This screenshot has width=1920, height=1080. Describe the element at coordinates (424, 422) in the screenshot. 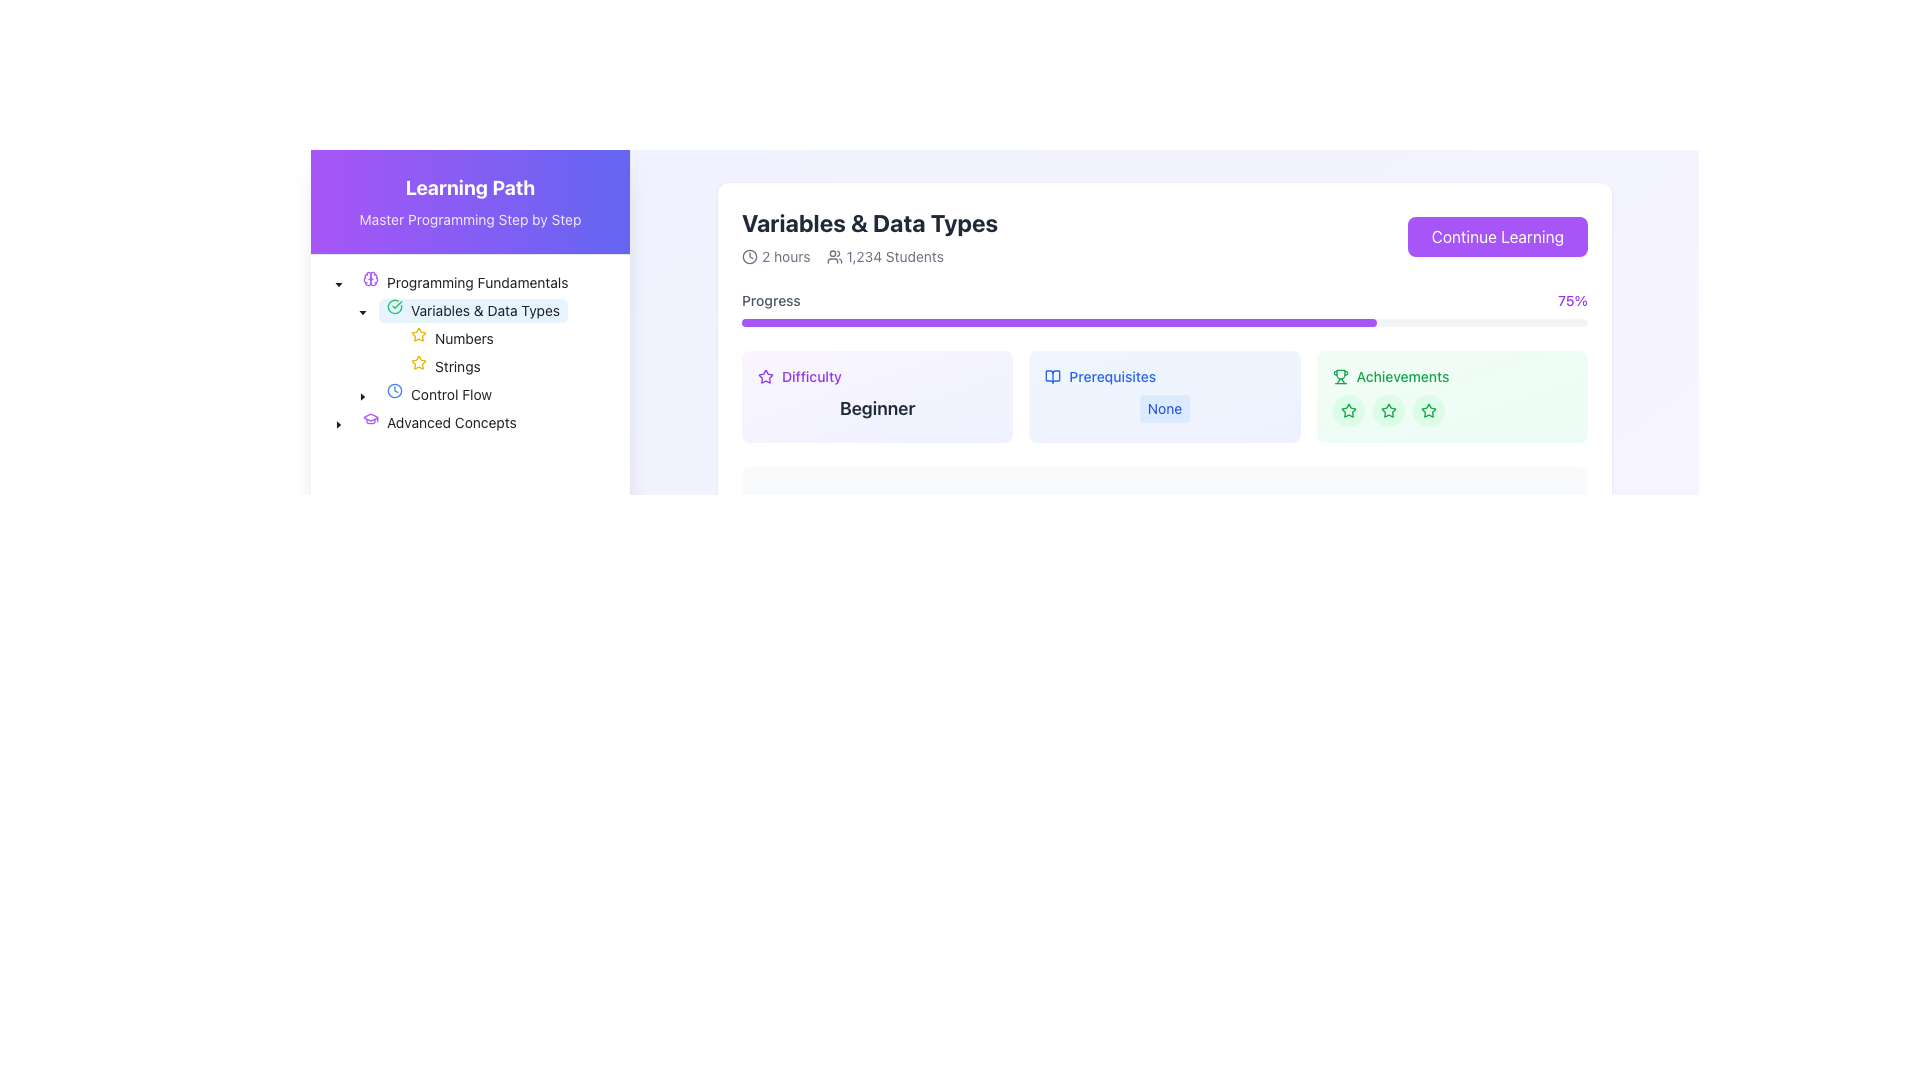

I see `the 'Advanced Concepts' tree node item in the hierarchical list` at that location.